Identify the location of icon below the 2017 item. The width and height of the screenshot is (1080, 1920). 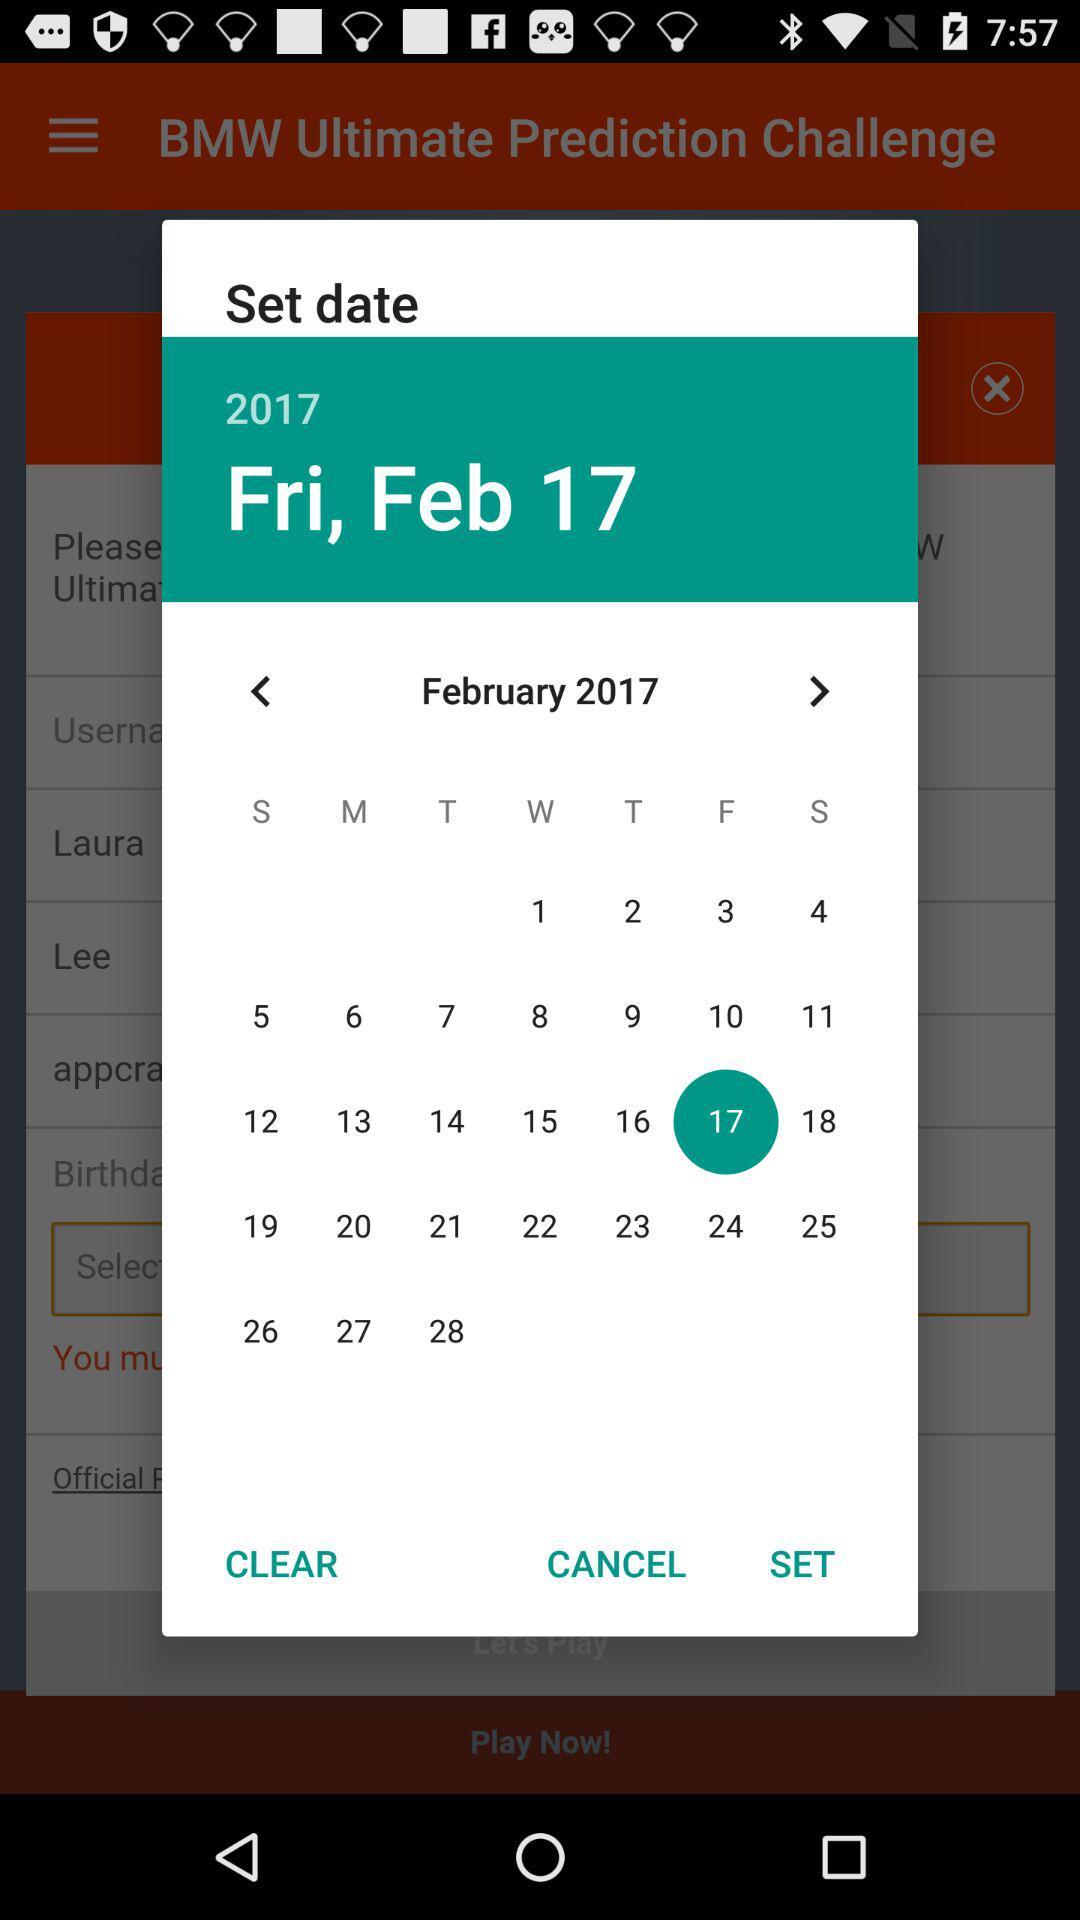
(431, 495).